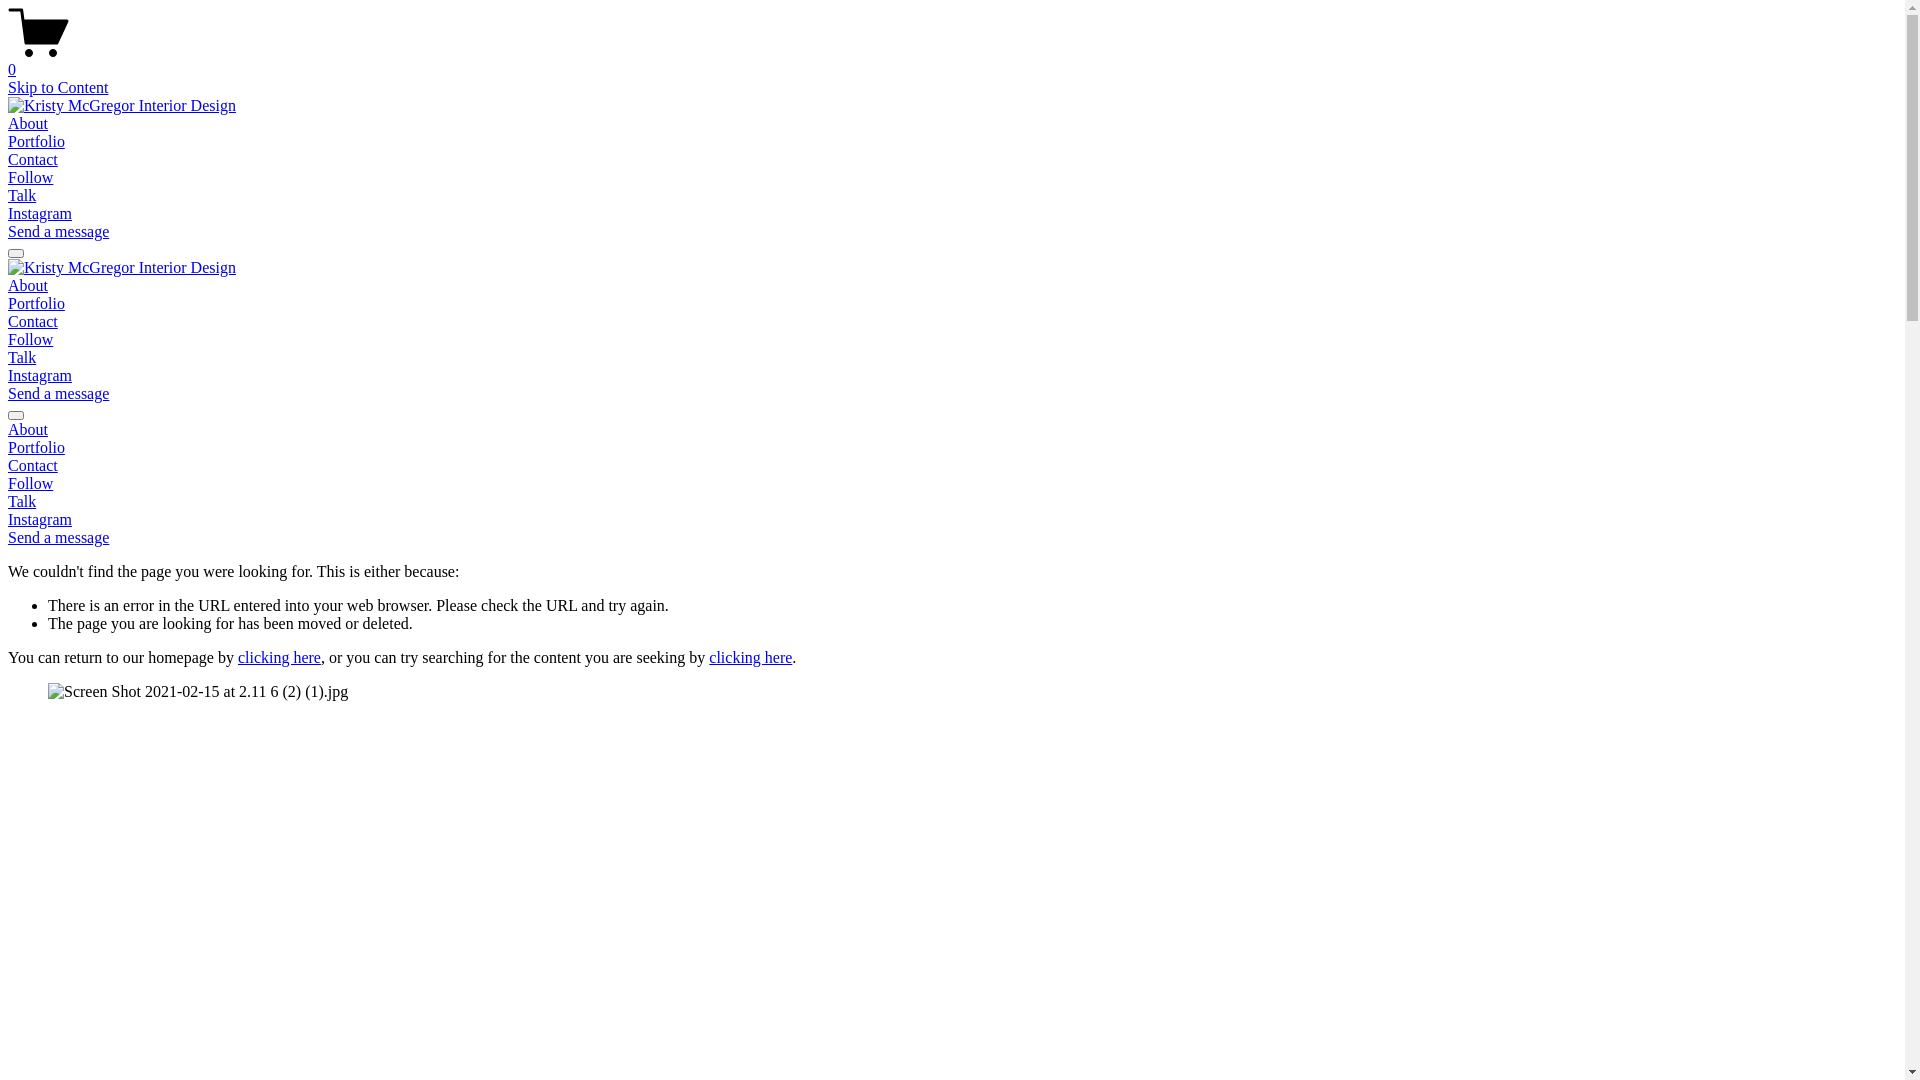 The image size is (1920, 1080). Describe the element at coordinates (30, 338) in the screenshot. I see `'Follow'` at that location.